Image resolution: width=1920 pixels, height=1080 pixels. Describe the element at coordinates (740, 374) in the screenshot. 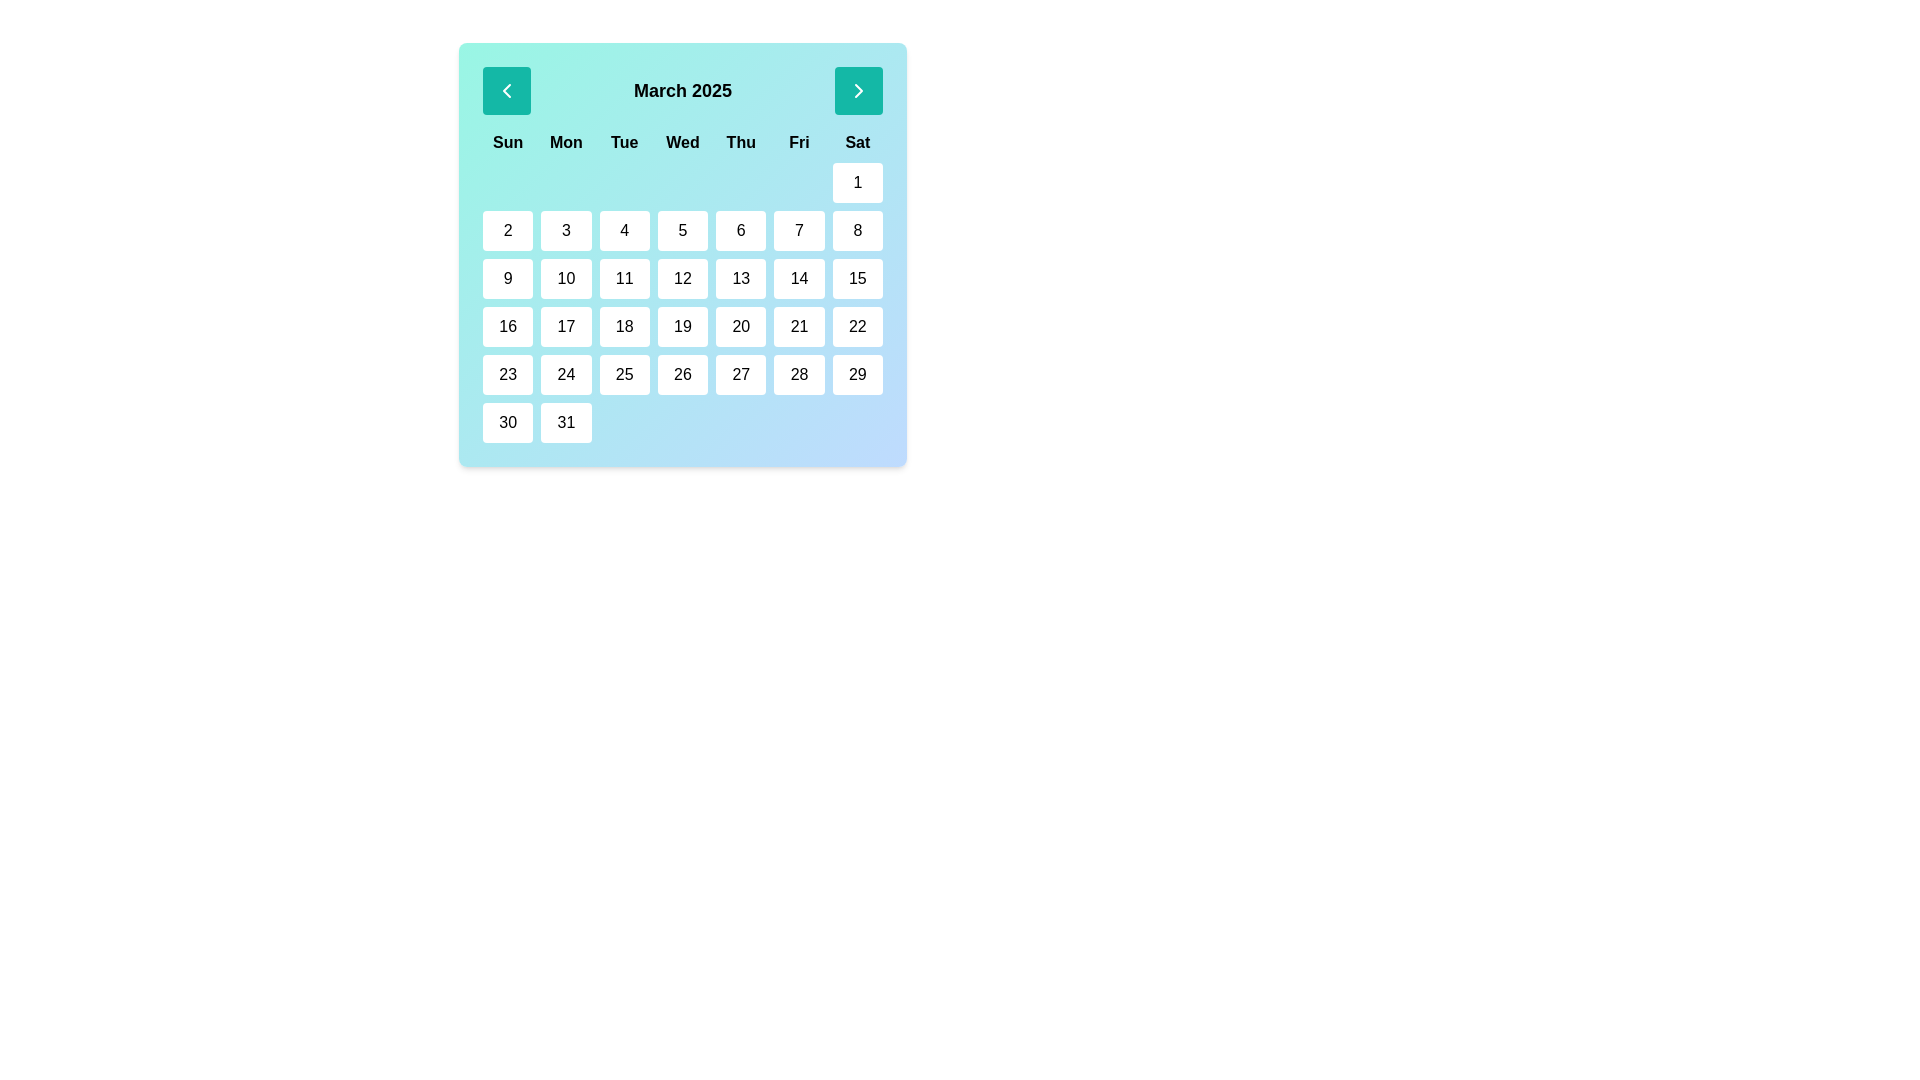

I see `the button representing the 27th day on the calendar` at that location.